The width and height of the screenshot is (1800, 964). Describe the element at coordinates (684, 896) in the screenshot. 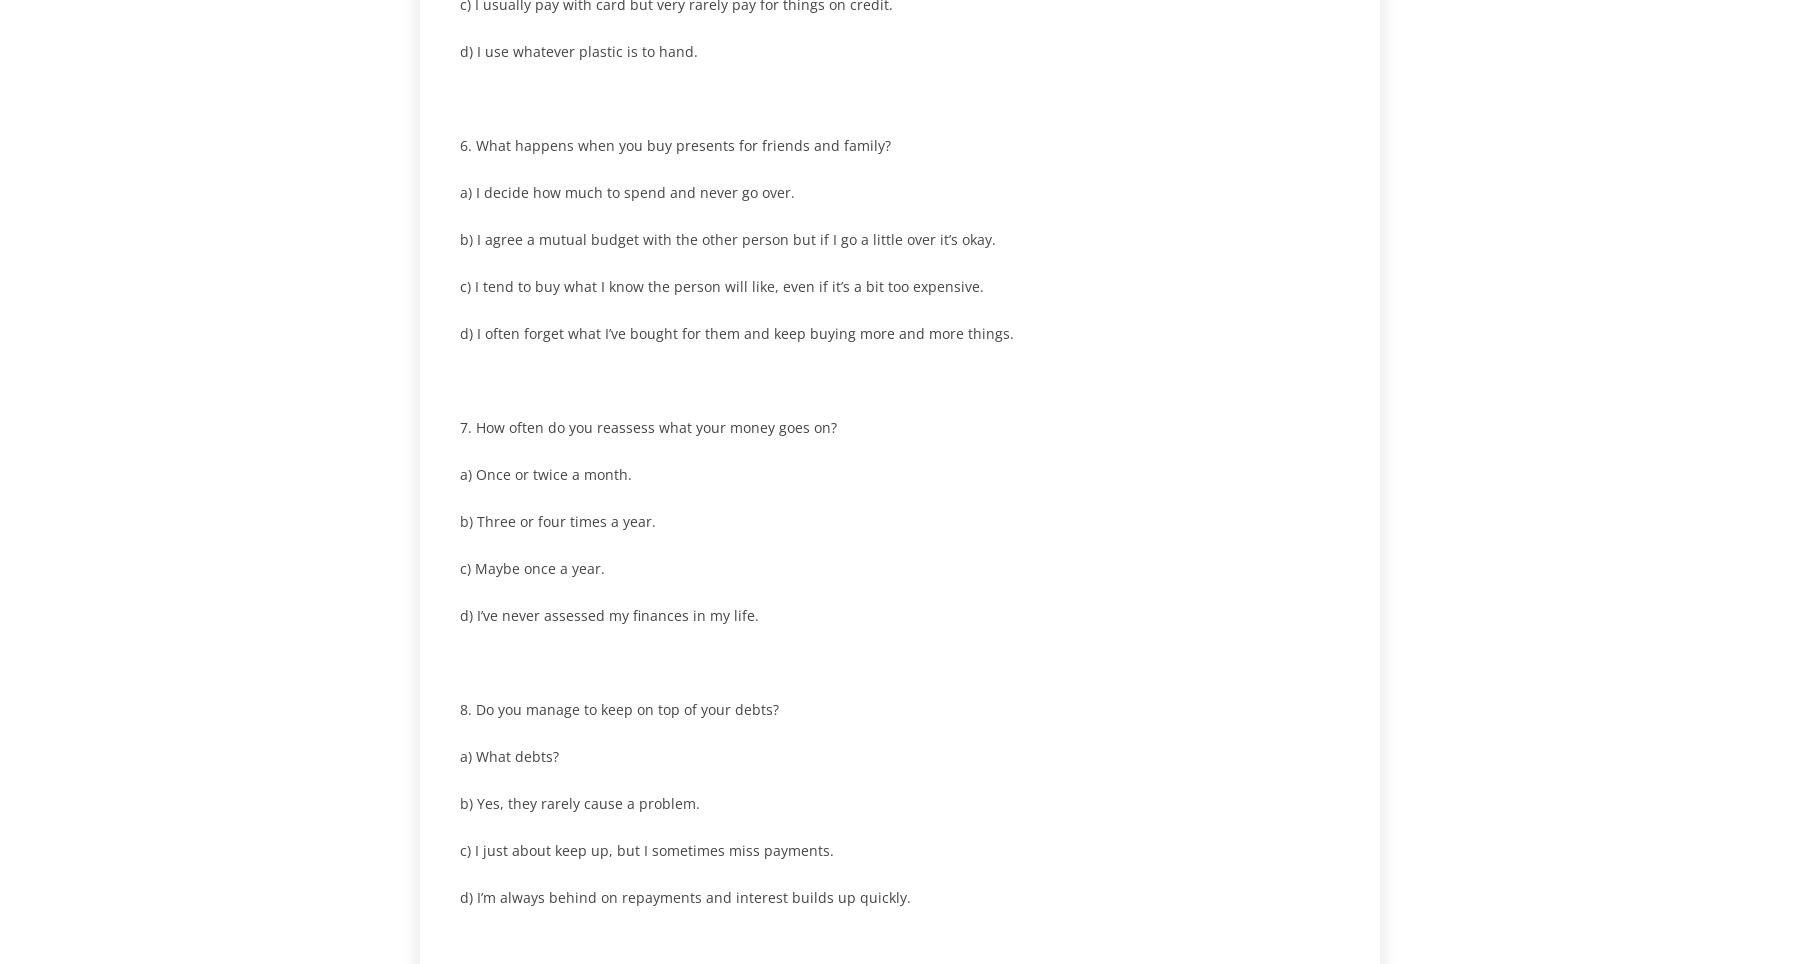

I see `'d) I’m always behind on repayments and interest builds up quickly.'` at that location.